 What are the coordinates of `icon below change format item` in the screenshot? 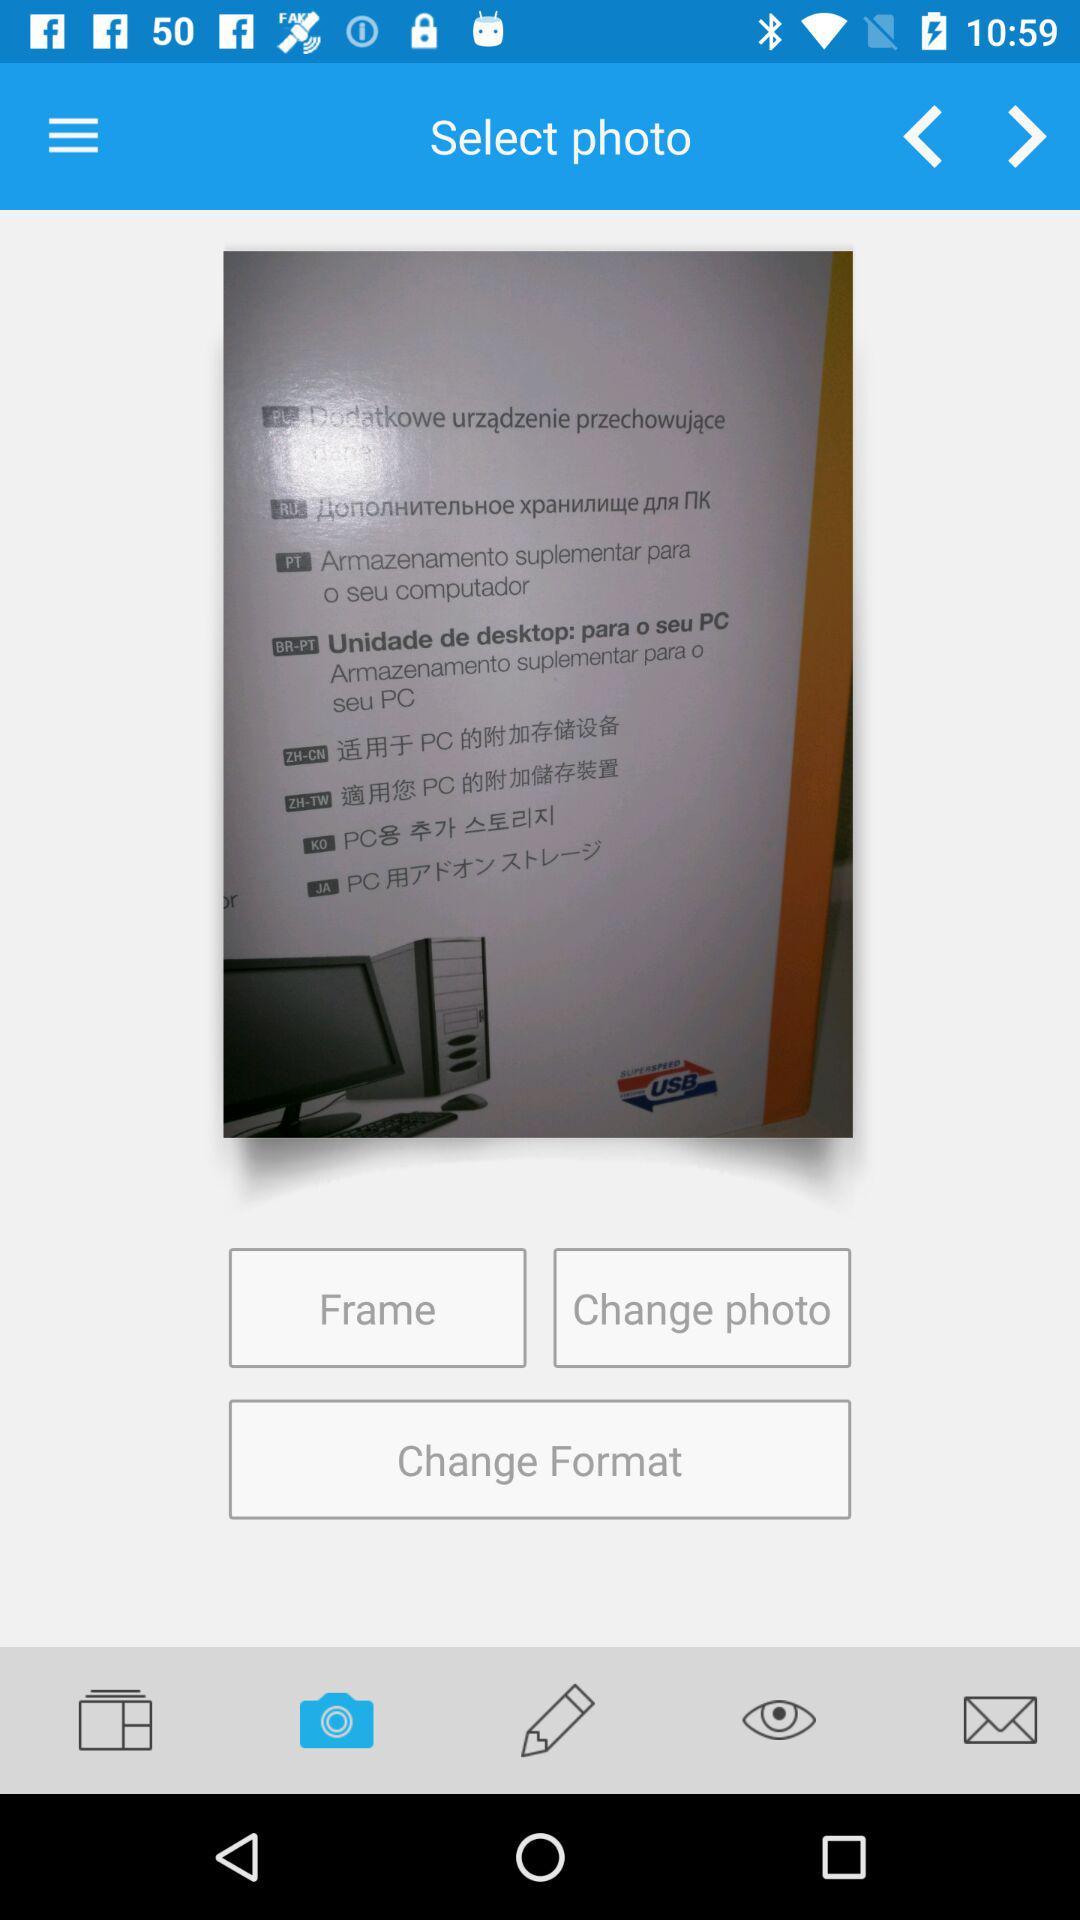 It's located at (778, 1719).